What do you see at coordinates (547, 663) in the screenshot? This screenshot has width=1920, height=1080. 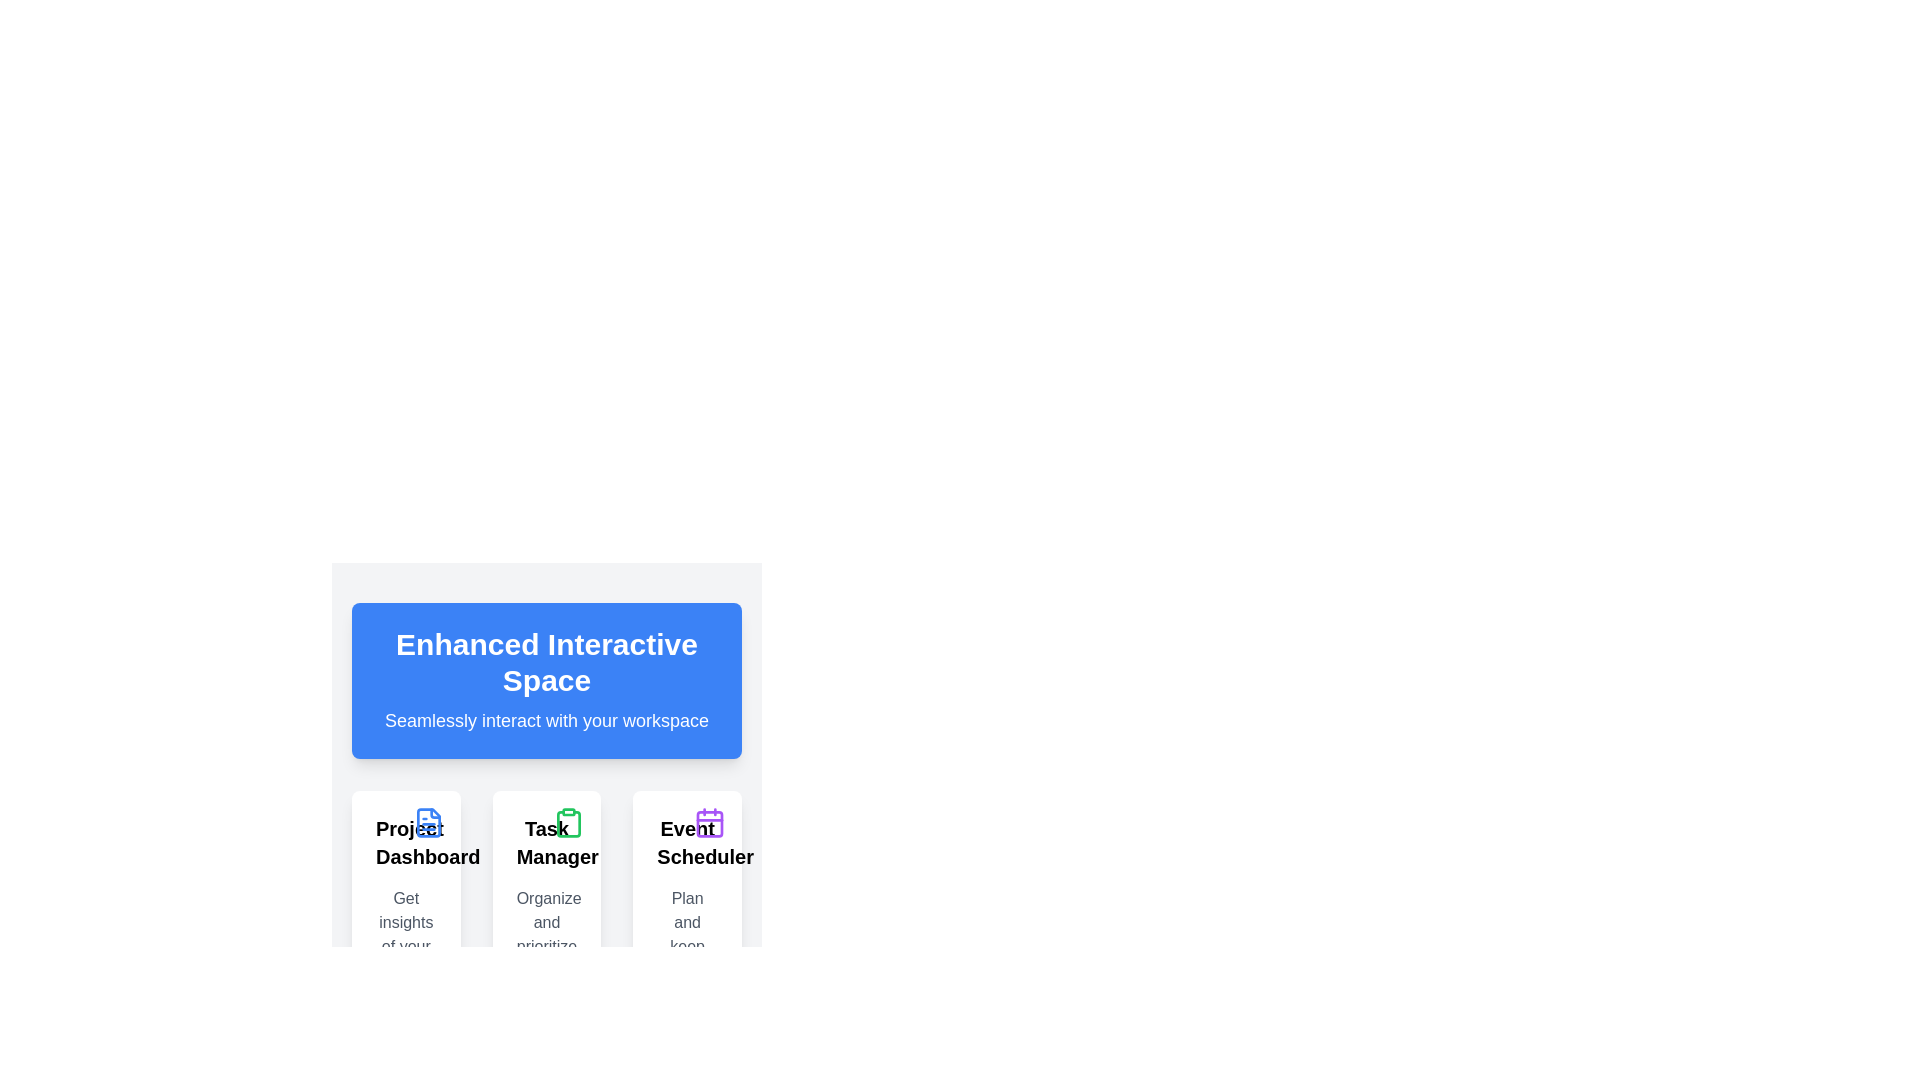 I see `the text-based heading element that serves as the title or heading of this section, which is located above the text 'Seamlessly interact with your workspace'` at bounding box center [547, 663].